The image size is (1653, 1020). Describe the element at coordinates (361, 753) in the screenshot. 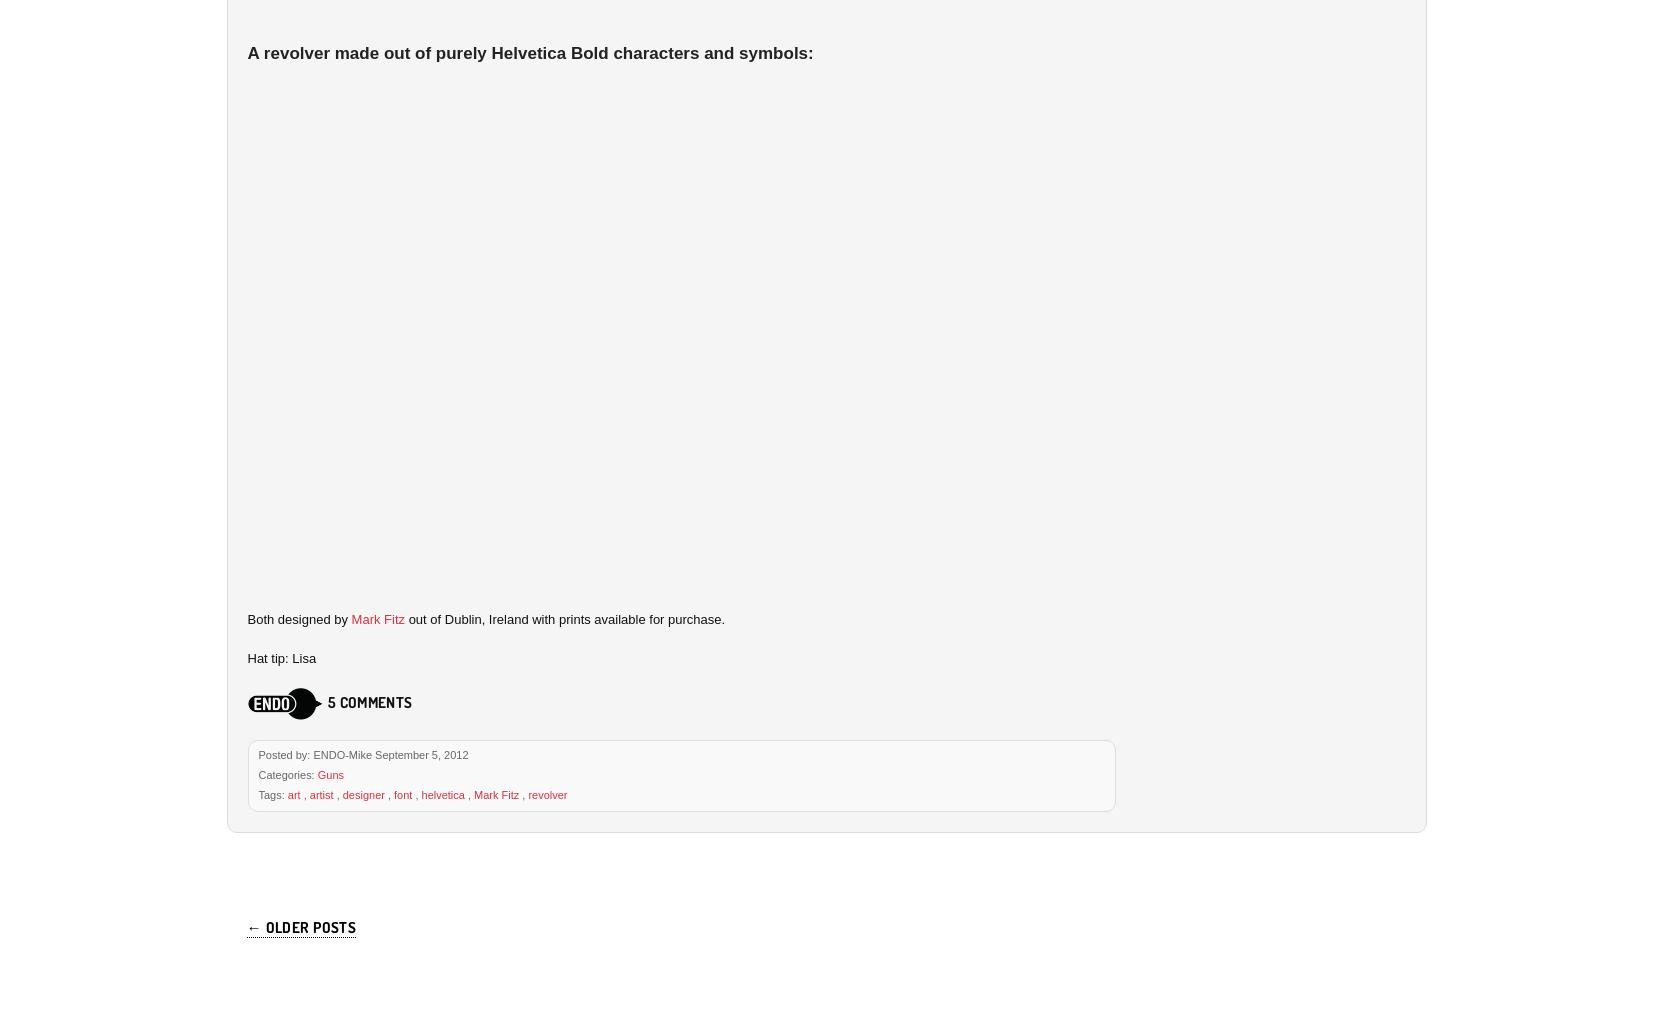

I see `'Posted by: ENDO-Mike September 5, 2012'` at that location.